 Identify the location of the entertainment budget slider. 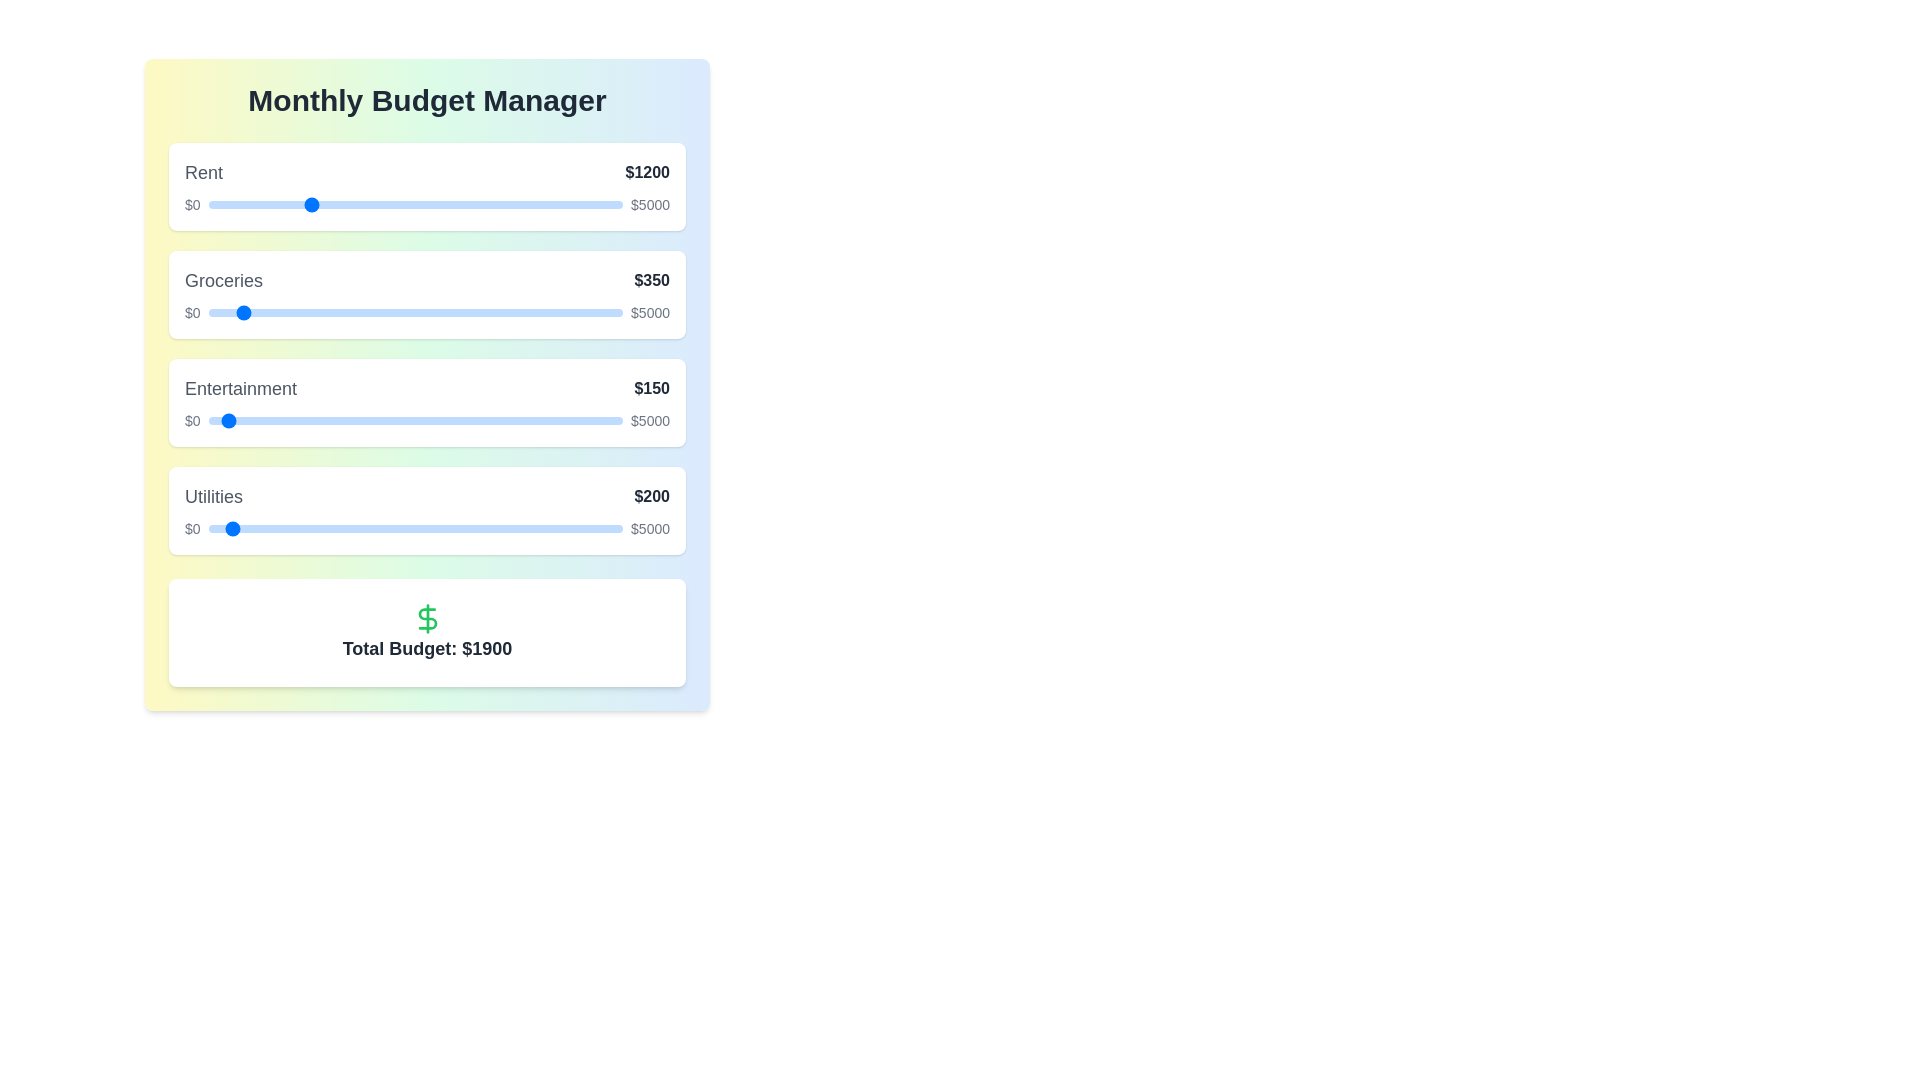
(387, 419).